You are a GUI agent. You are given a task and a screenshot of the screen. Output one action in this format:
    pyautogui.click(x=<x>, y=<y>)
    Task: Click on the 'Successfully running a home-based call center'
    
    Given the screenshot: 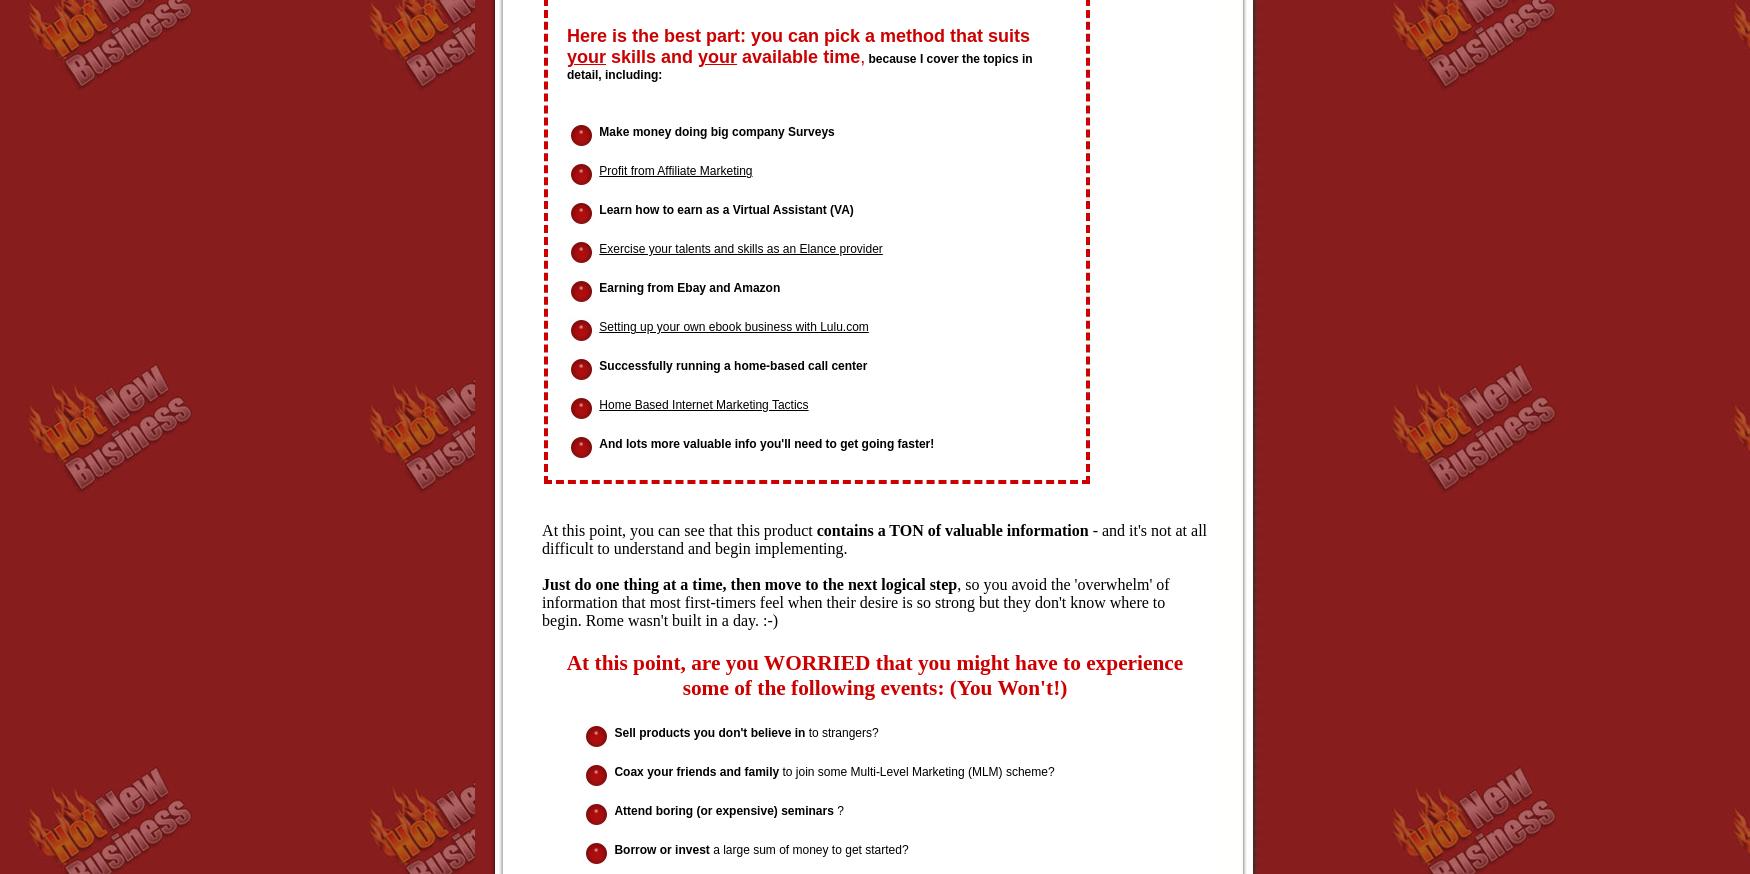 What is the action you would take?
    pyautogui.click(x=733, y=363)
    